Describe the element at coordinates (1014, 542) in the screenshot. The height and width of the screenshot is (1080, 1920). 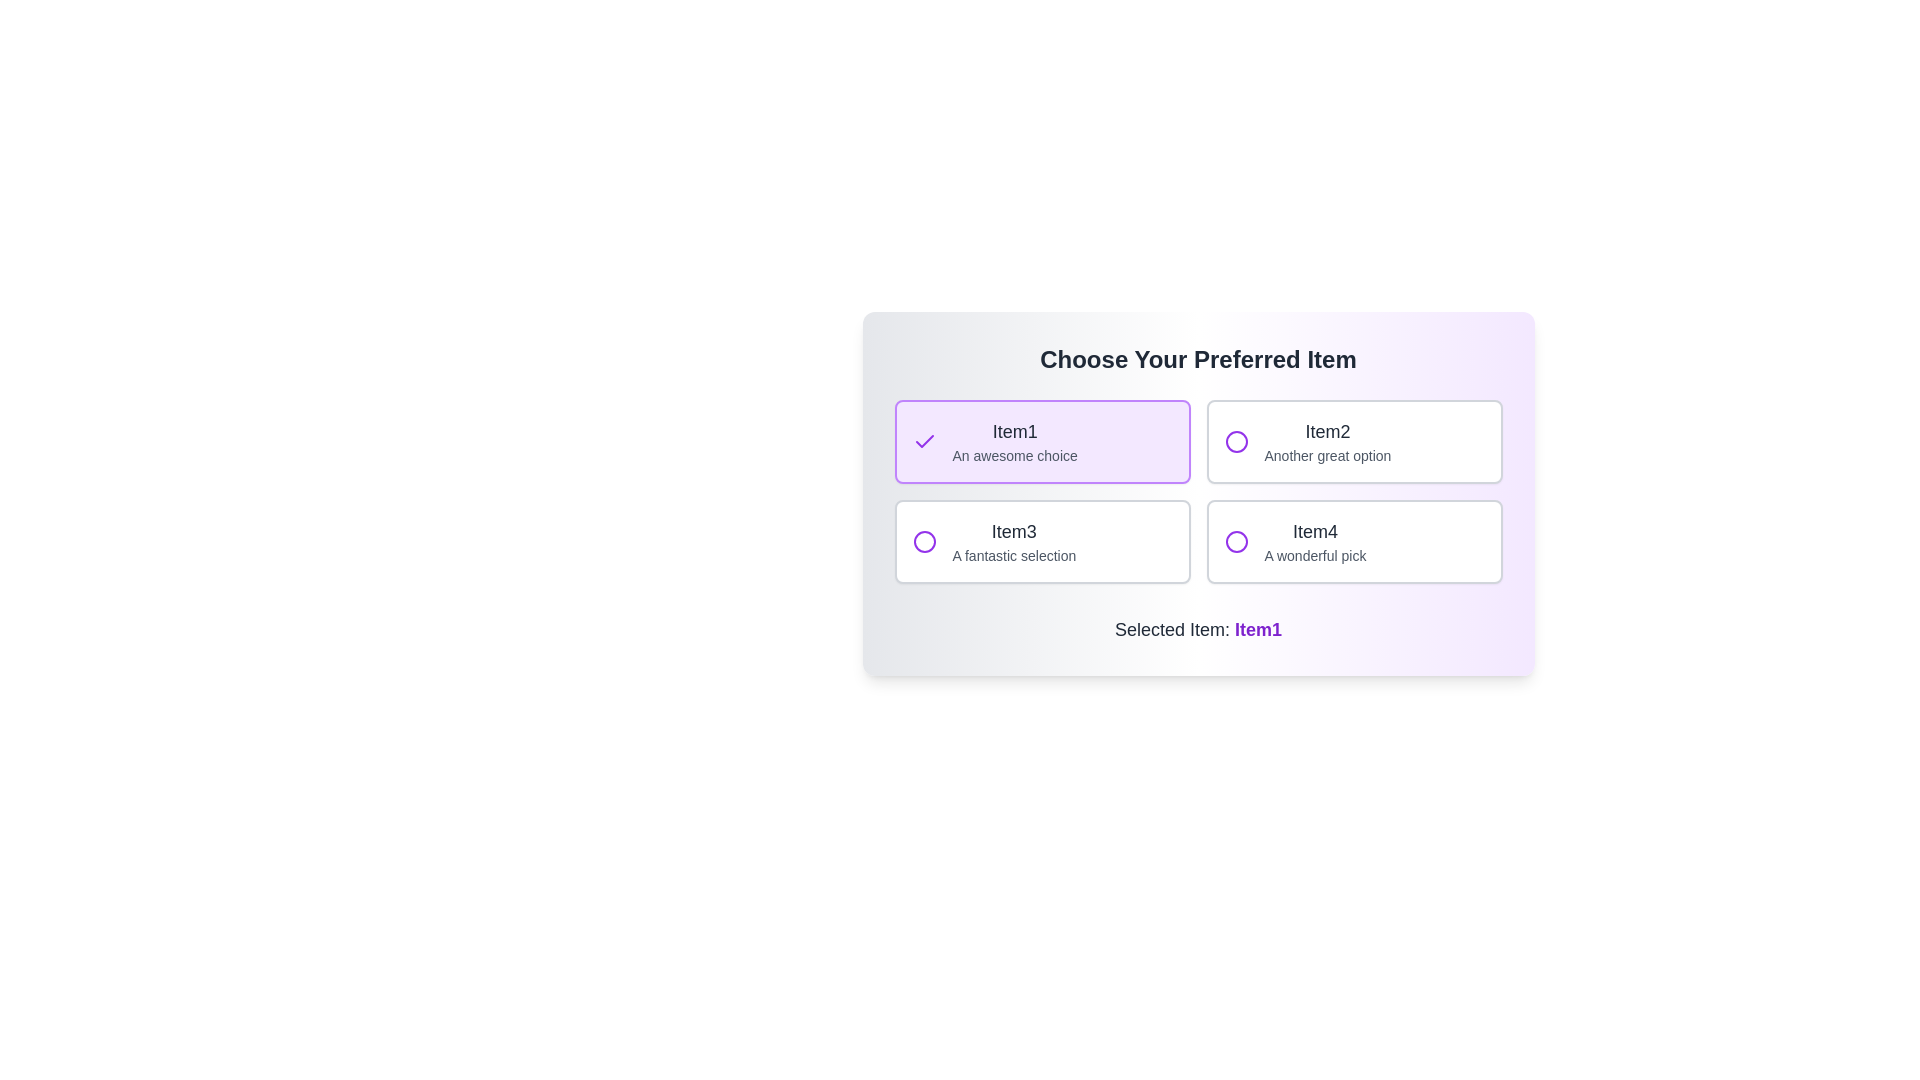
I see `the selectable option box for 'Item3'` at that location.